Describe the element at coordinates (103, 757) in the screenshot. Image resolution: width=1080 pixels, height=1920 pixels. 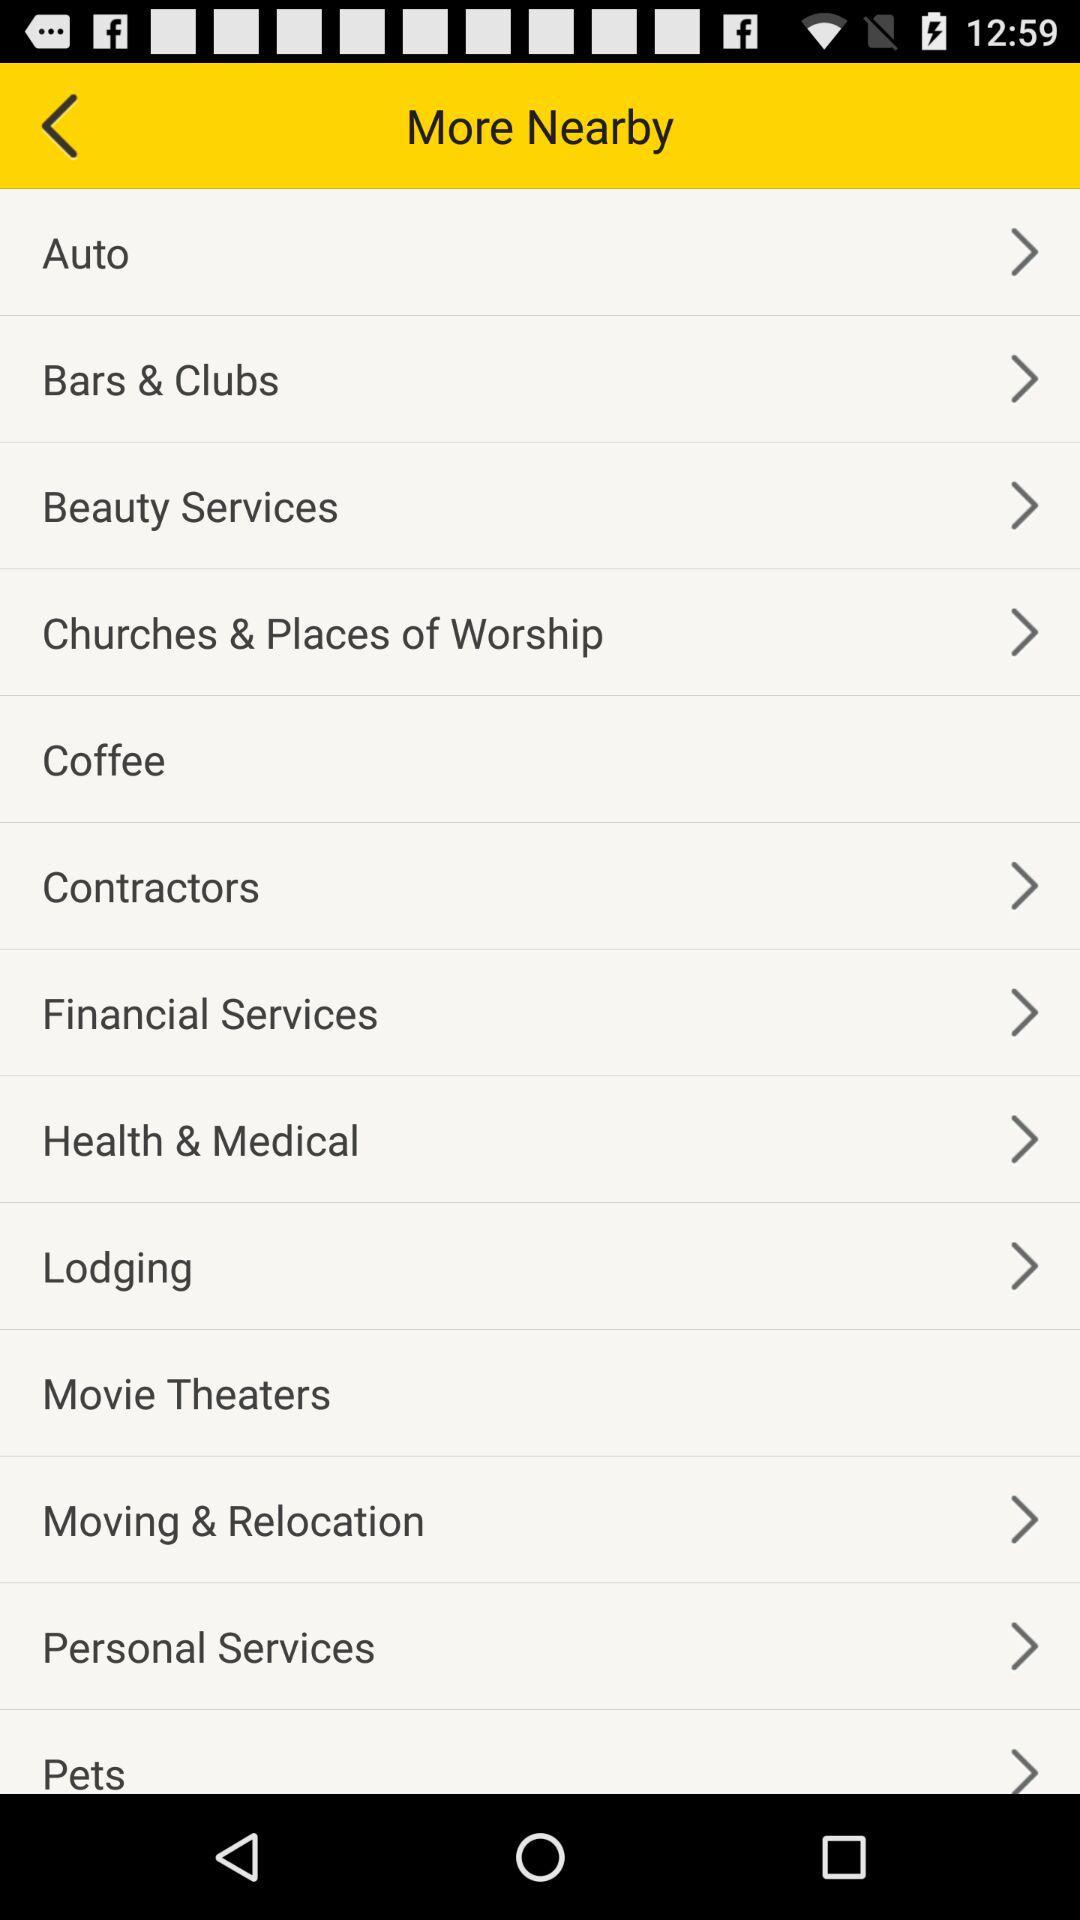
I see `the coffee` at that location.